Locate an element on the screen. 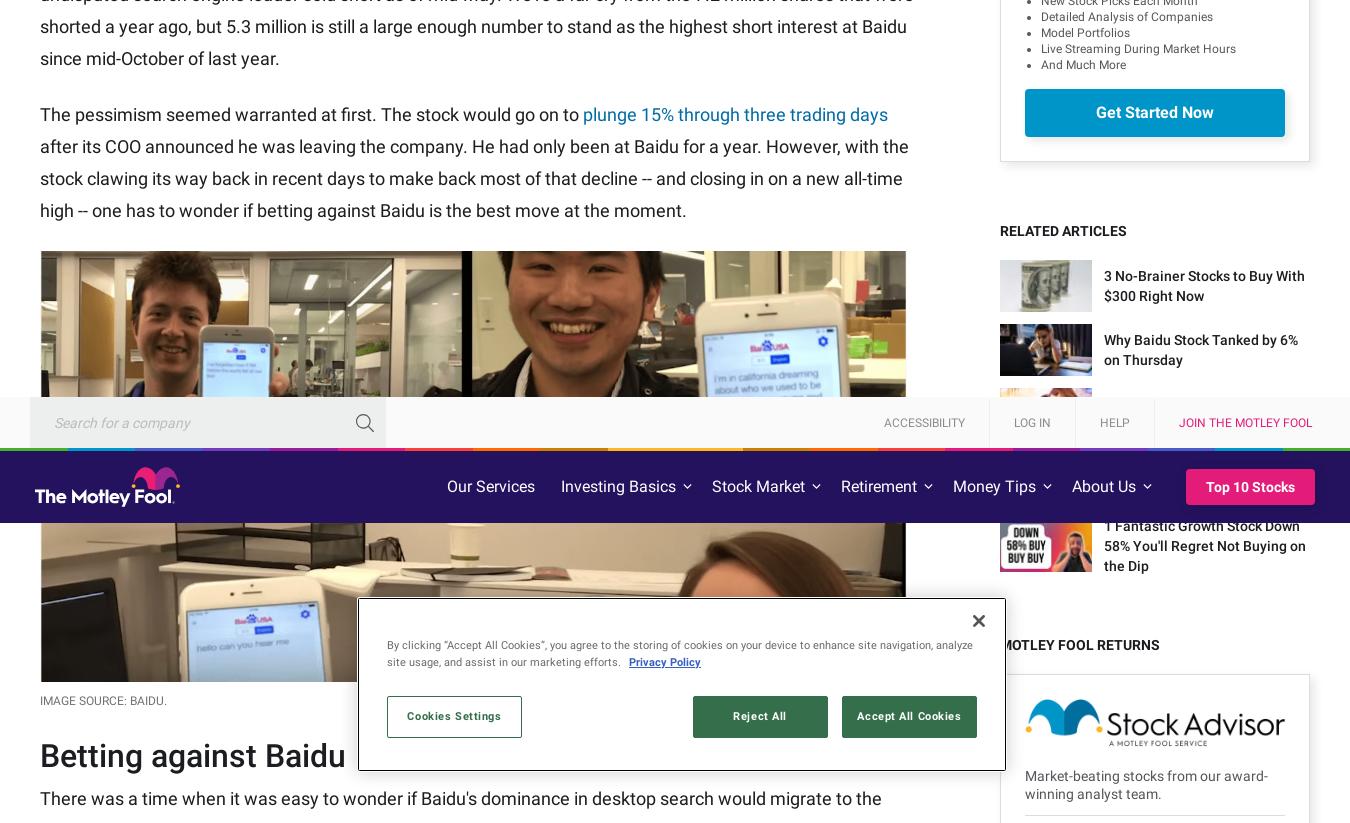  'its latest quarter' is located at coordinates (422, 116).